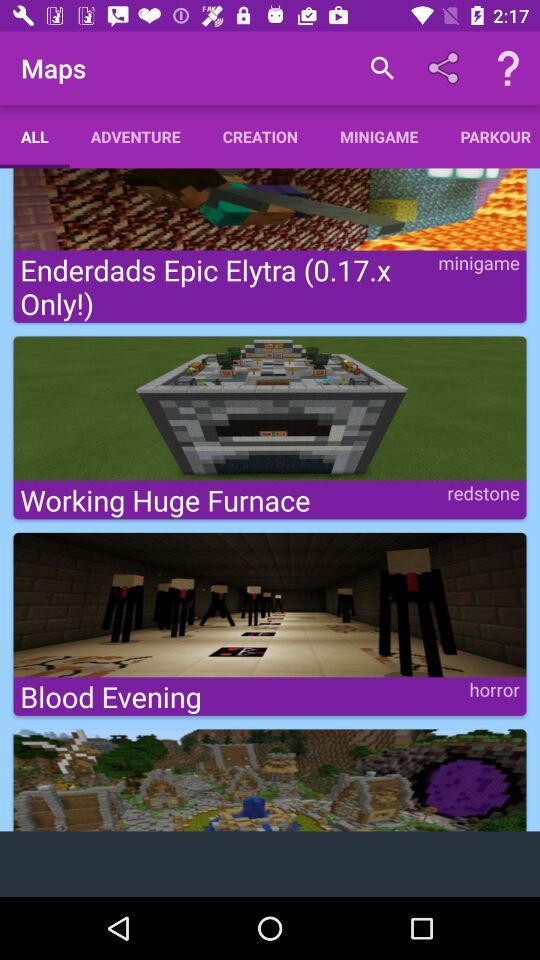 The width and height of the screenshot is (540, 960). I want to click on the item next to minigame app, so click(488, 135).